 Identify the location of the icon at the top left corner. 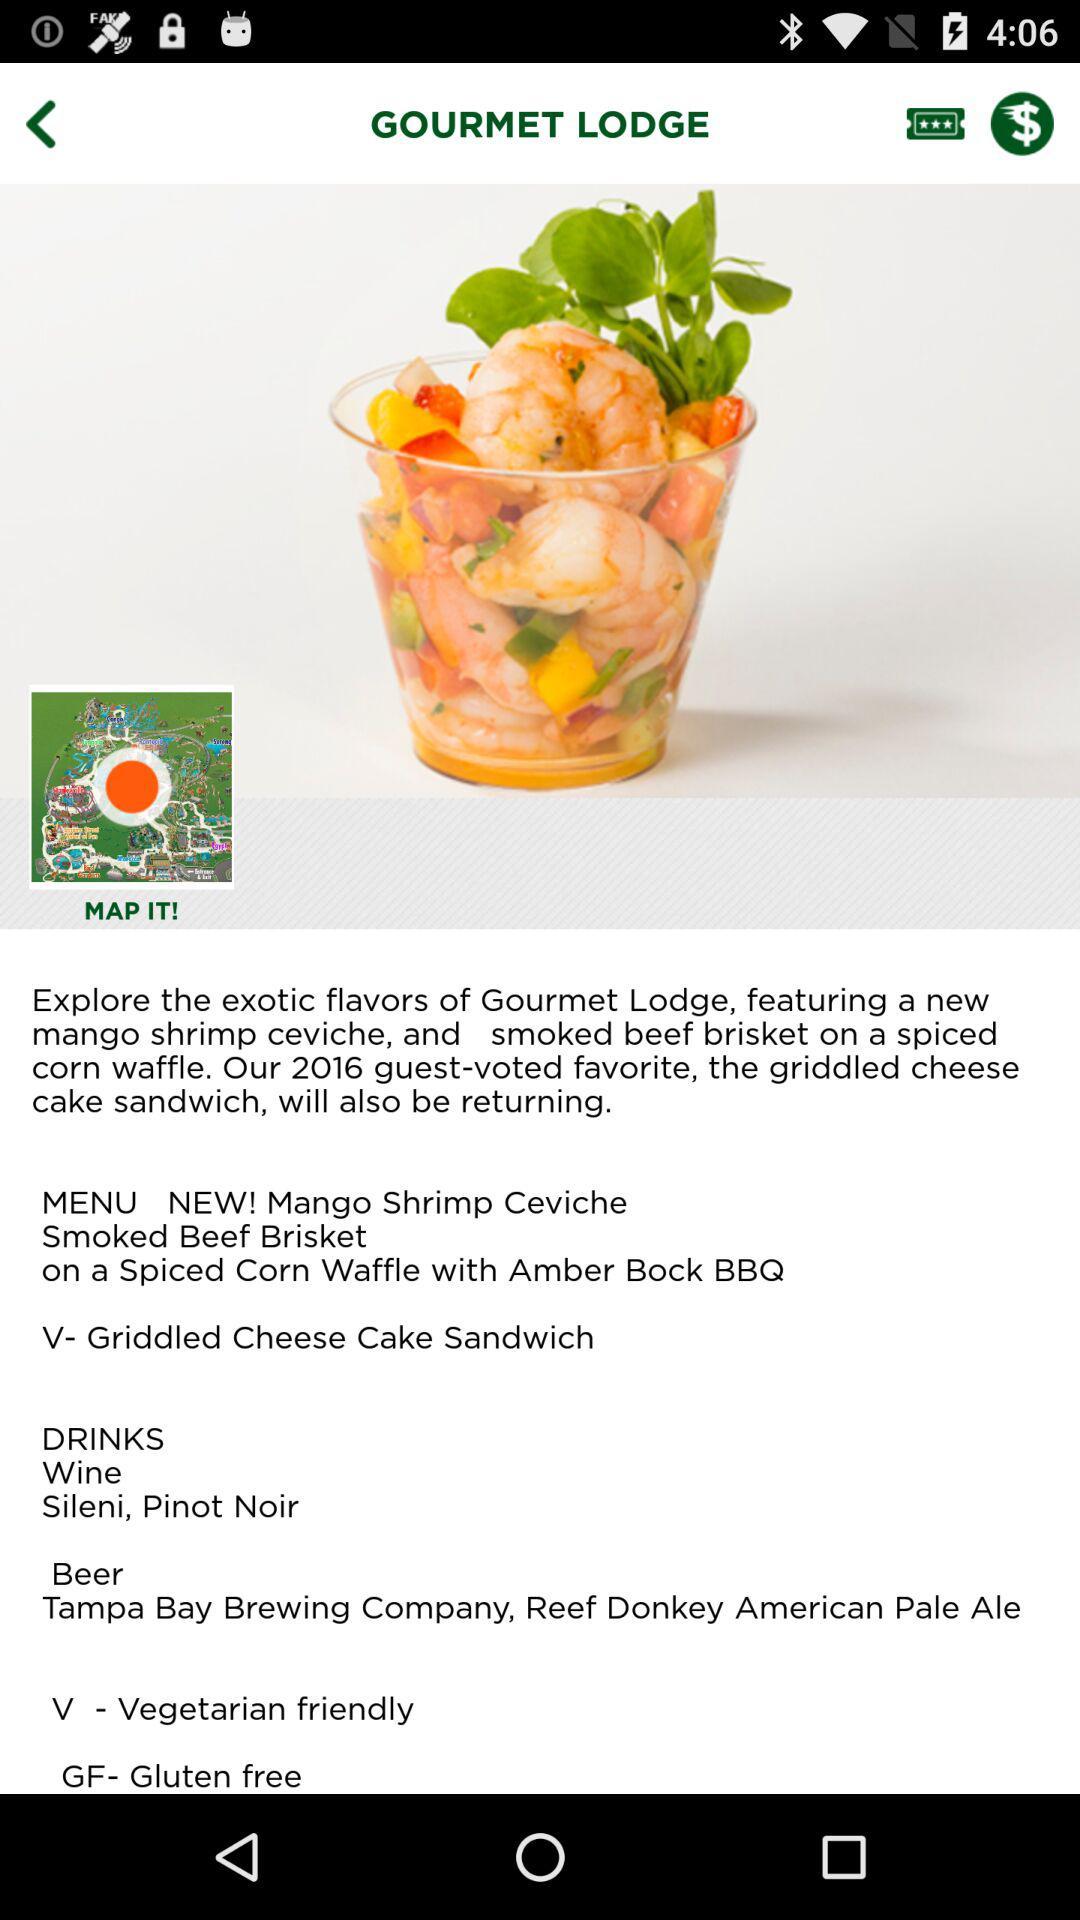
(54, 122).